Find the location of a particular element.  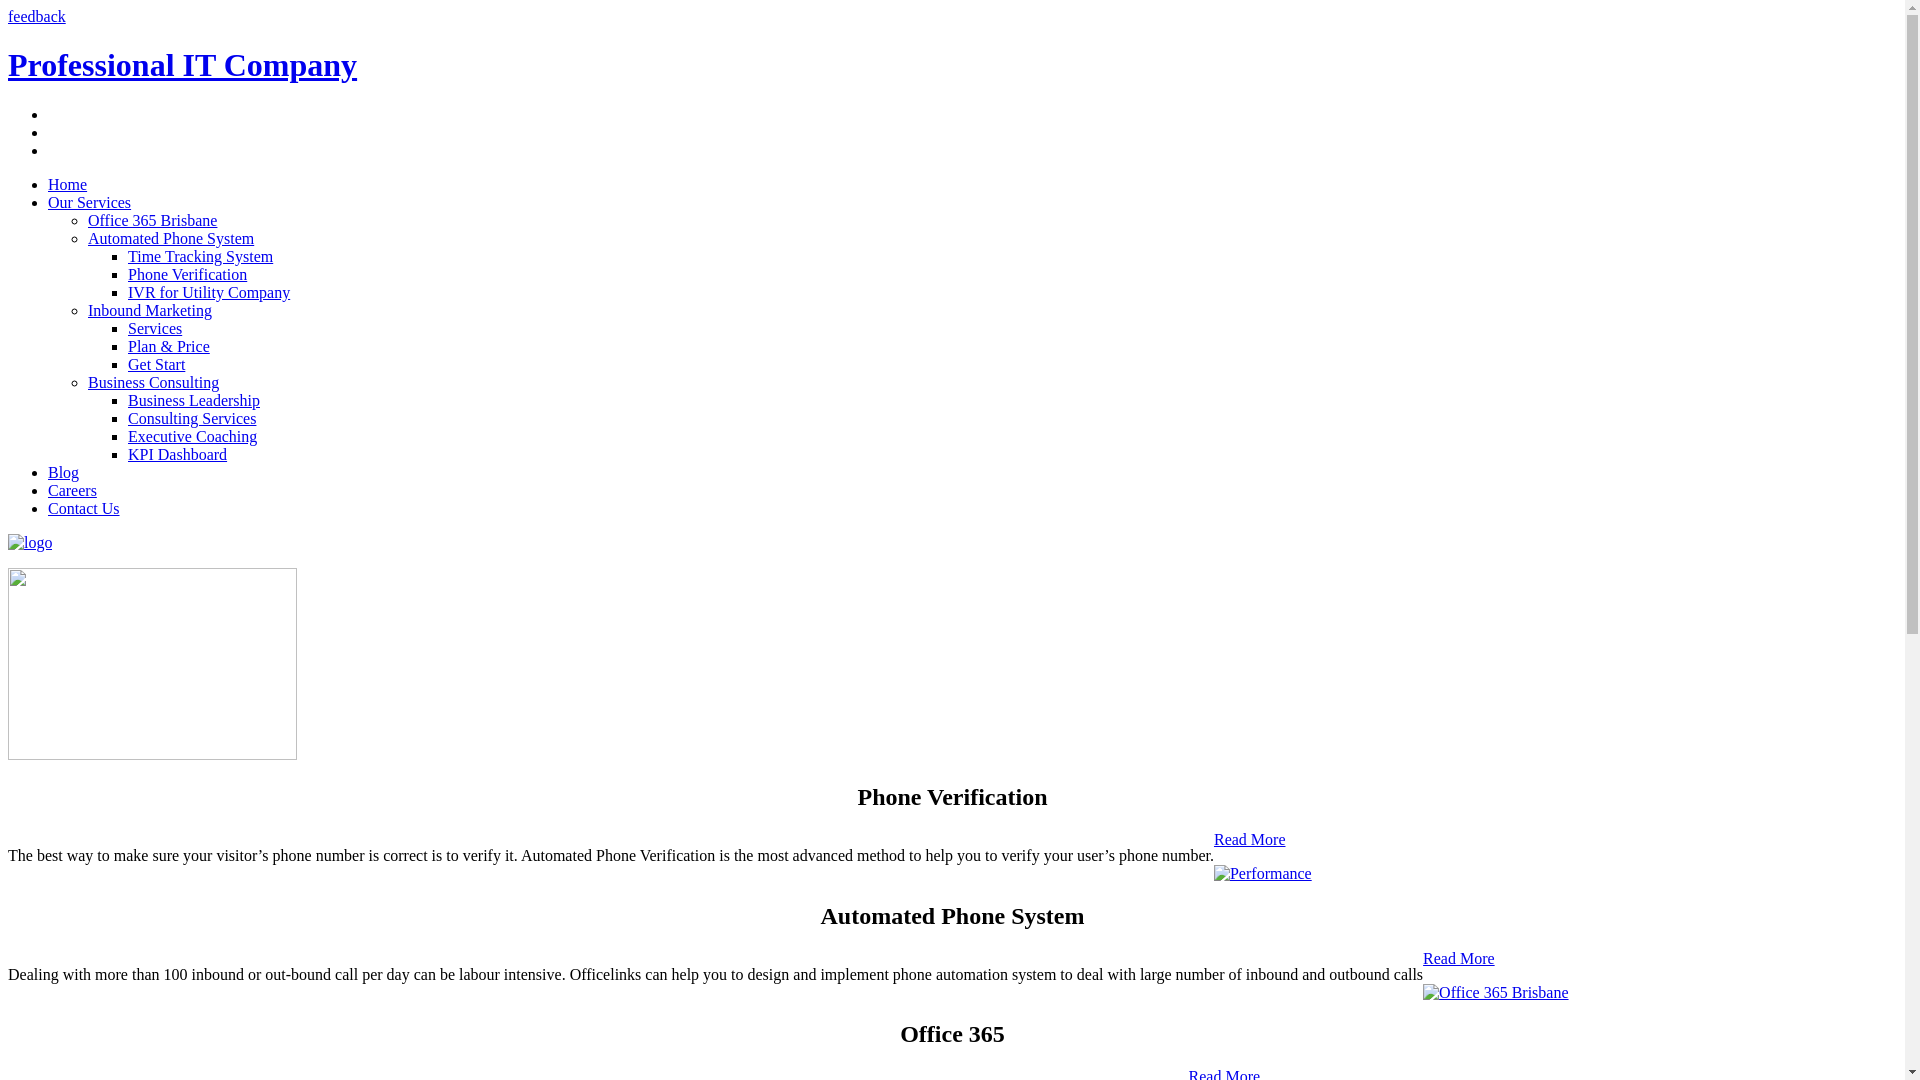

'Consulting Services' is located at coordinates (192, 417).